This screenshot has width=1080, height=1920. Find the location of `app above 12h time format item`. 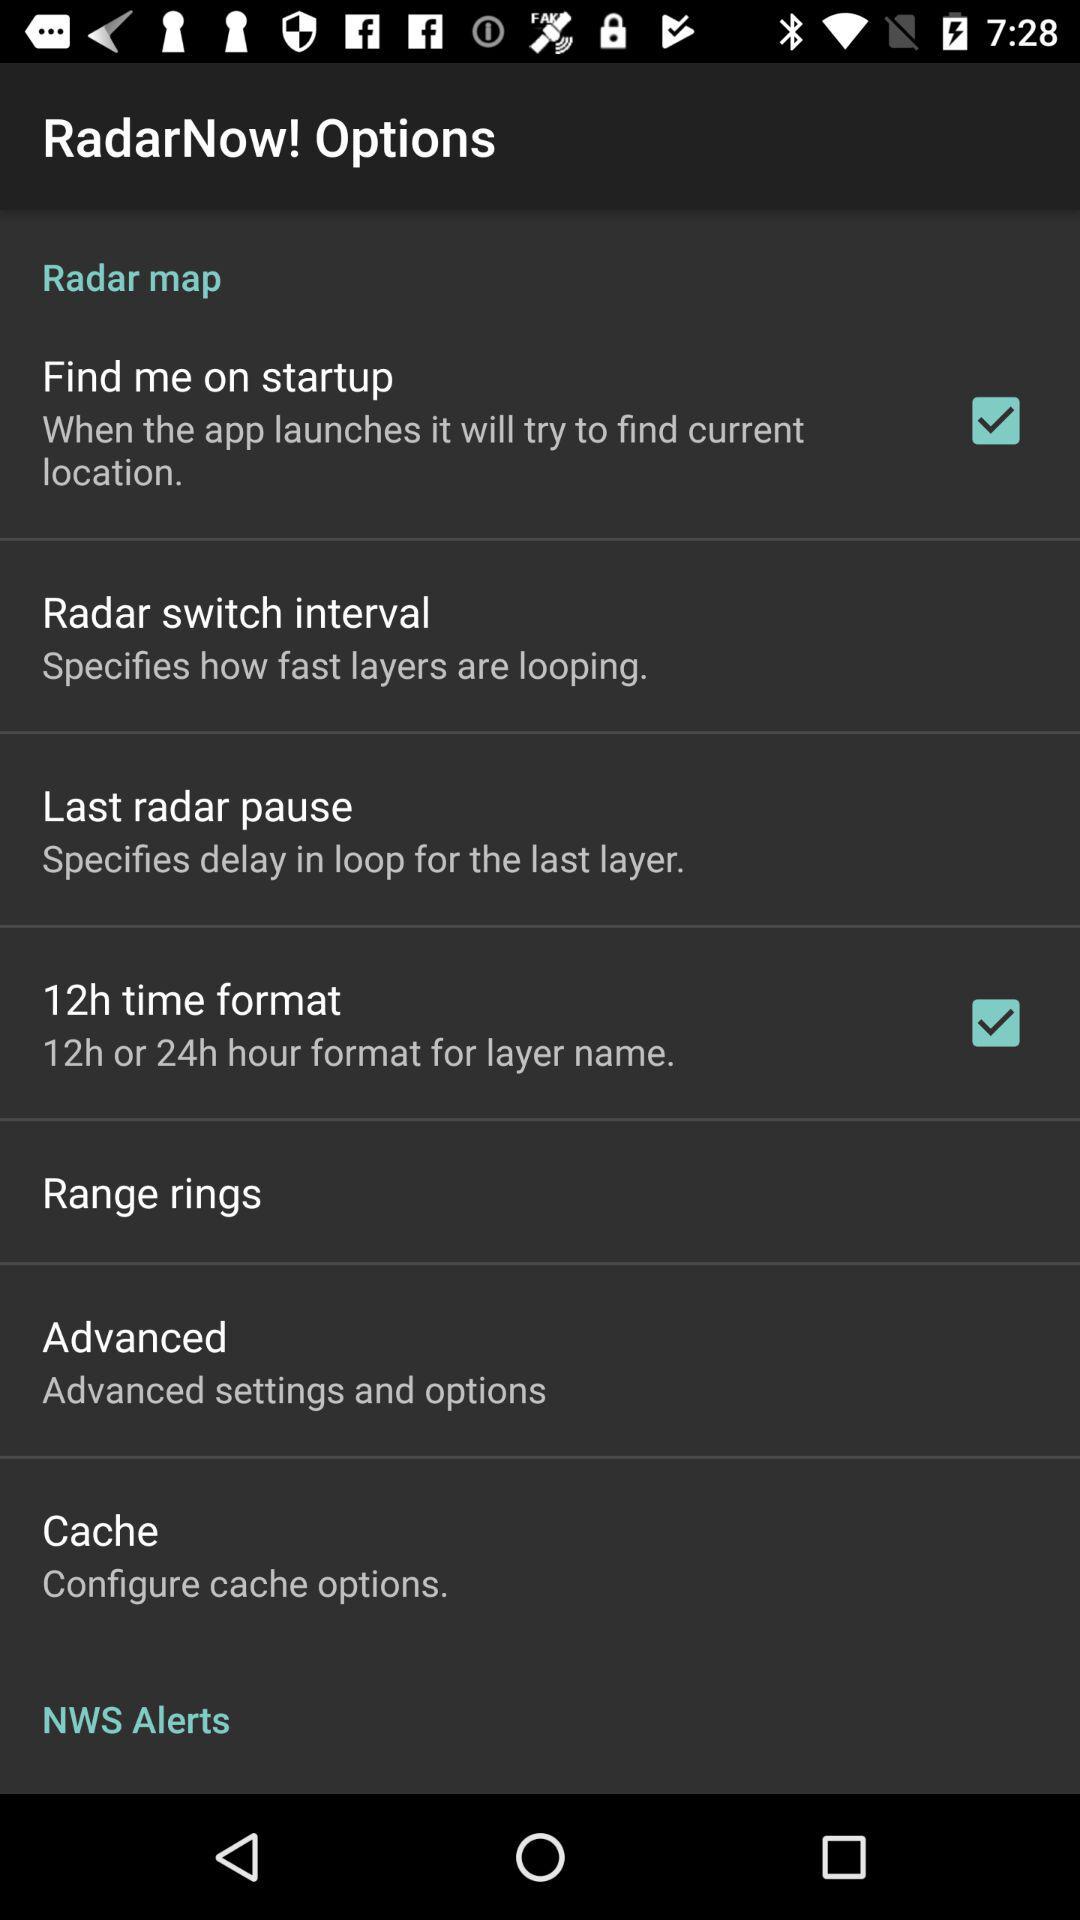

app above 12h time format item is located at coordinates (363, 858).